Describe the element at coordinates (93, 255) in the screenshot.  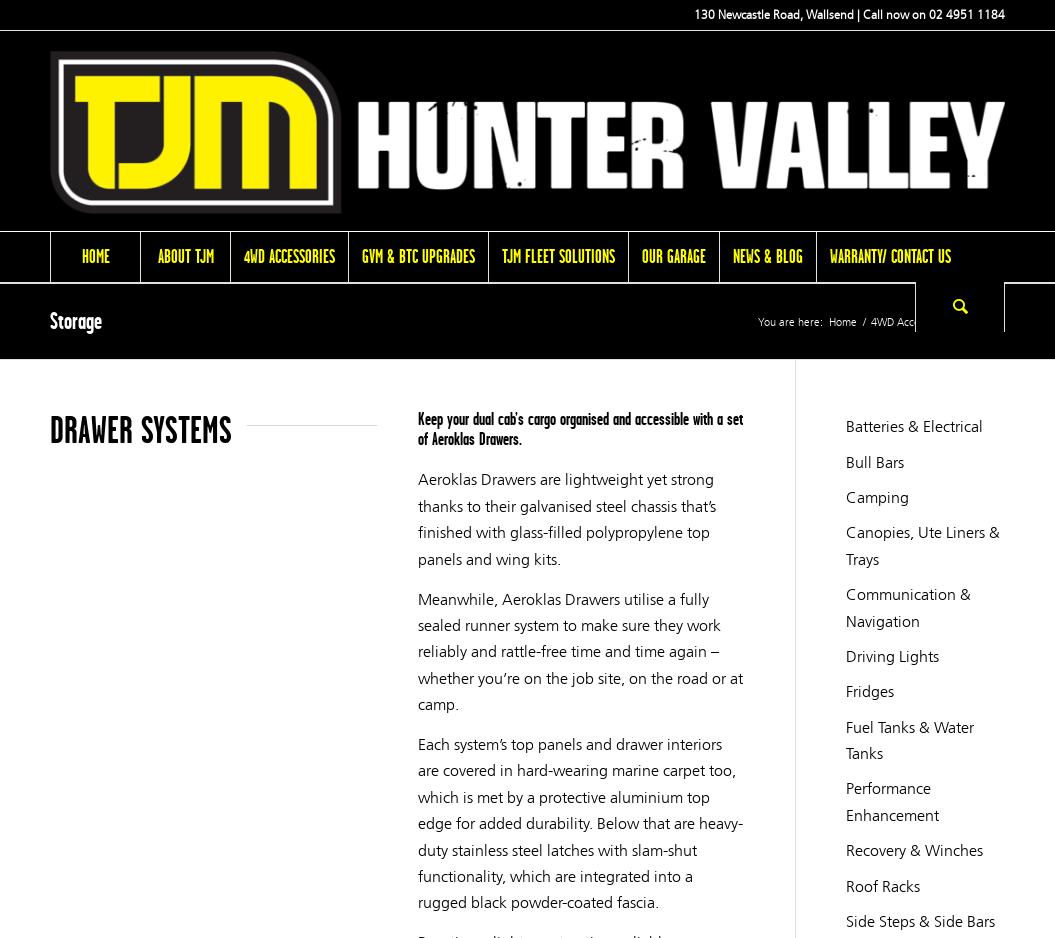
I see `'Home'` at that location.